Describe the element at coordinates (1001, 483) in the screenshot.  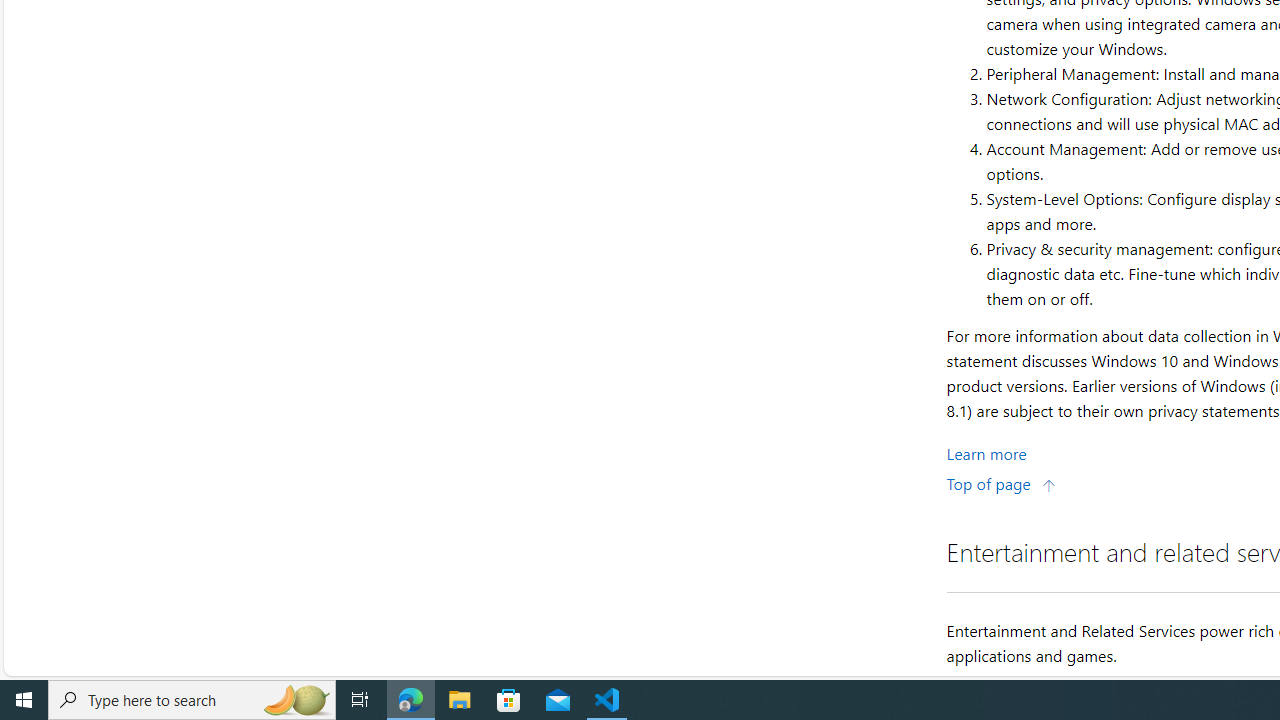
I see `'Top of page'` at that location.